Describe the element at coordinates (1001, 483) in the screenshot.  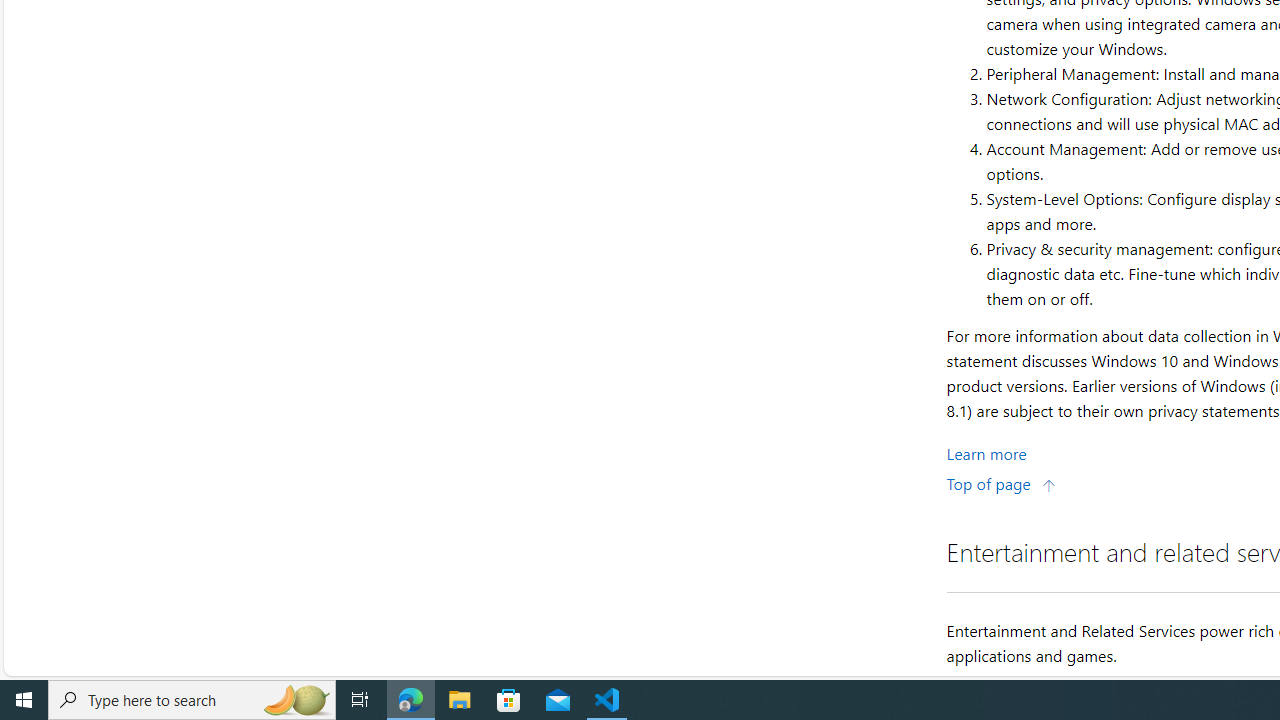
I see `'Top of page'` at that location.